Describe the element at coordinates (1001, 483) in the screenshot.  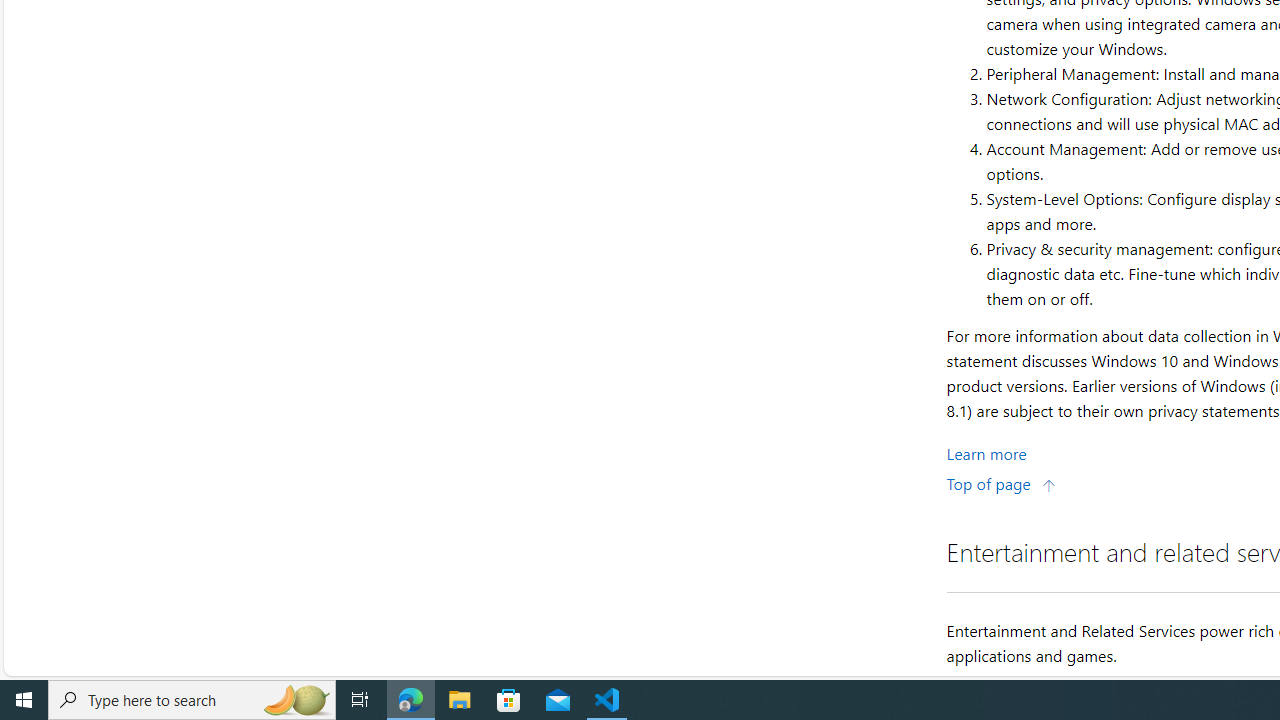
I see `'Top of page'` at that location.